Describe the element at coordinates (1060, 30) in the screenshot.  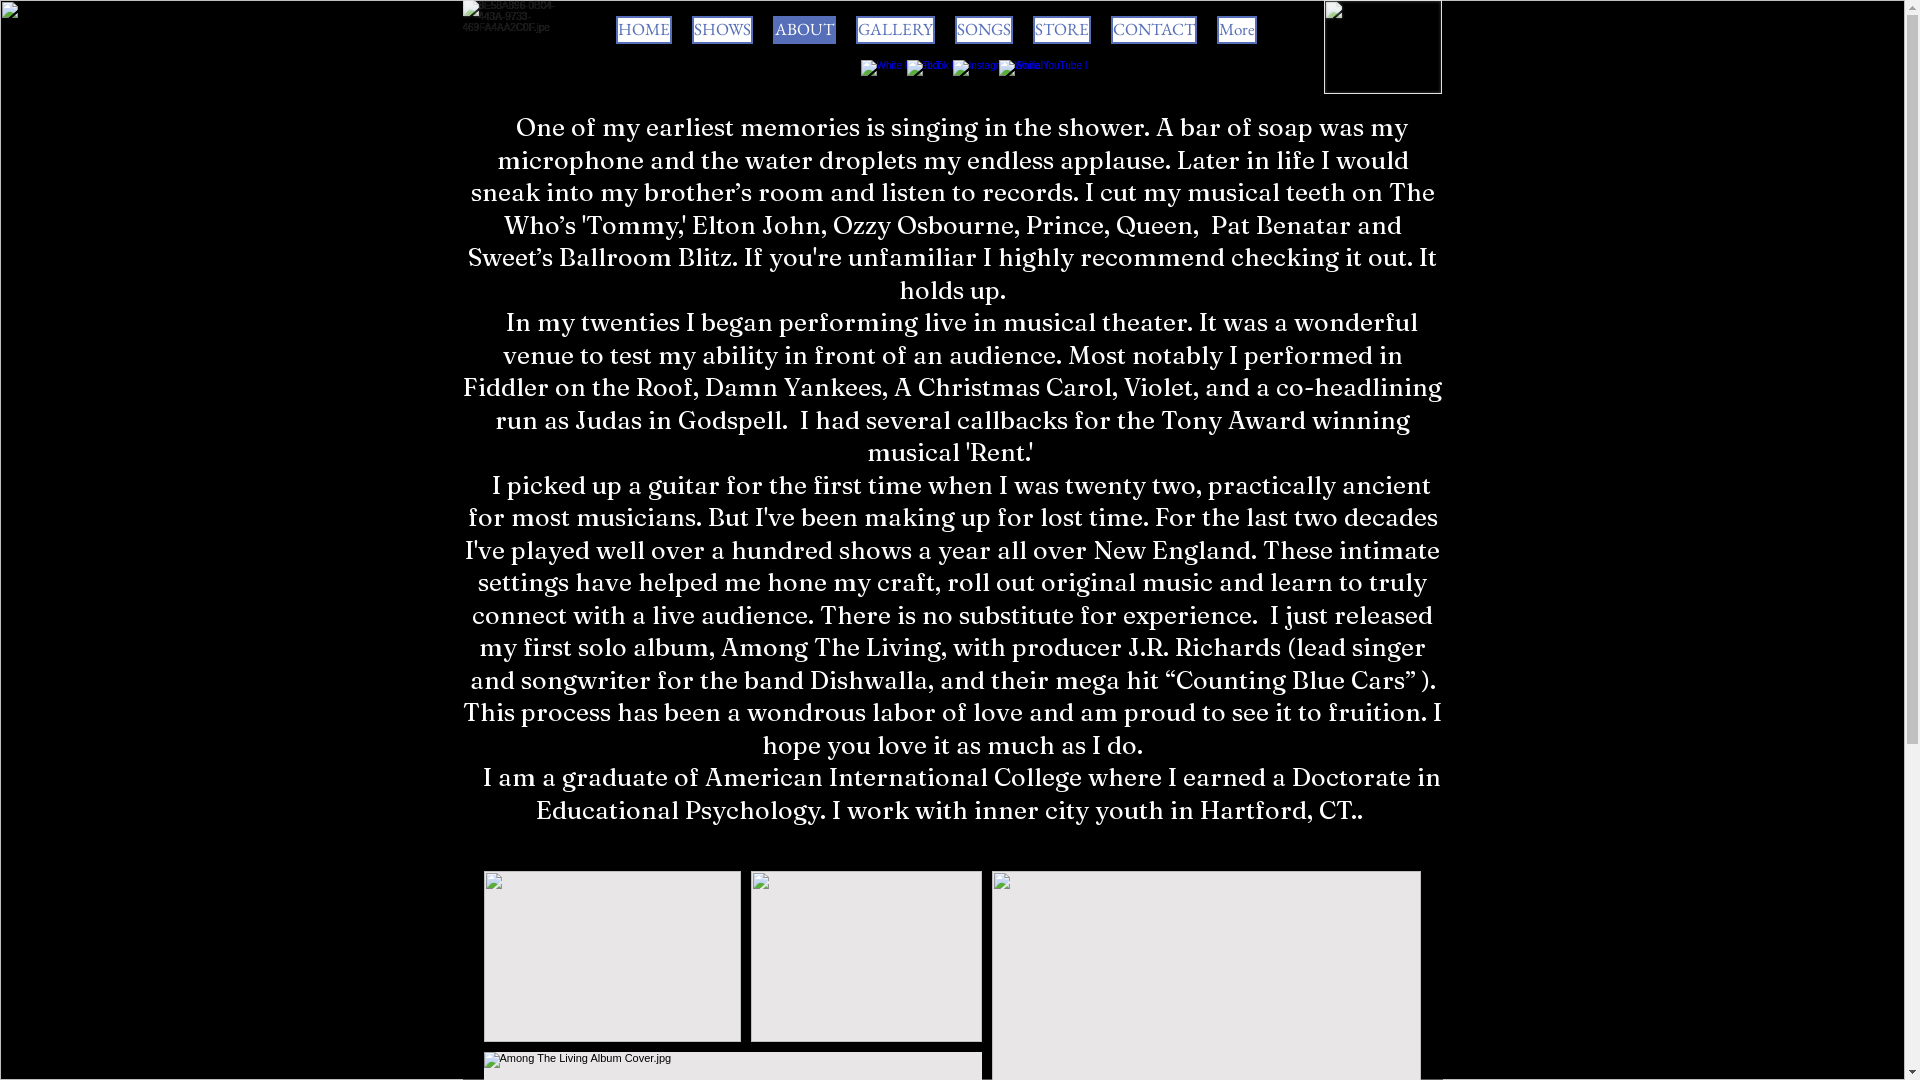
I see `'STORE'` at that location.